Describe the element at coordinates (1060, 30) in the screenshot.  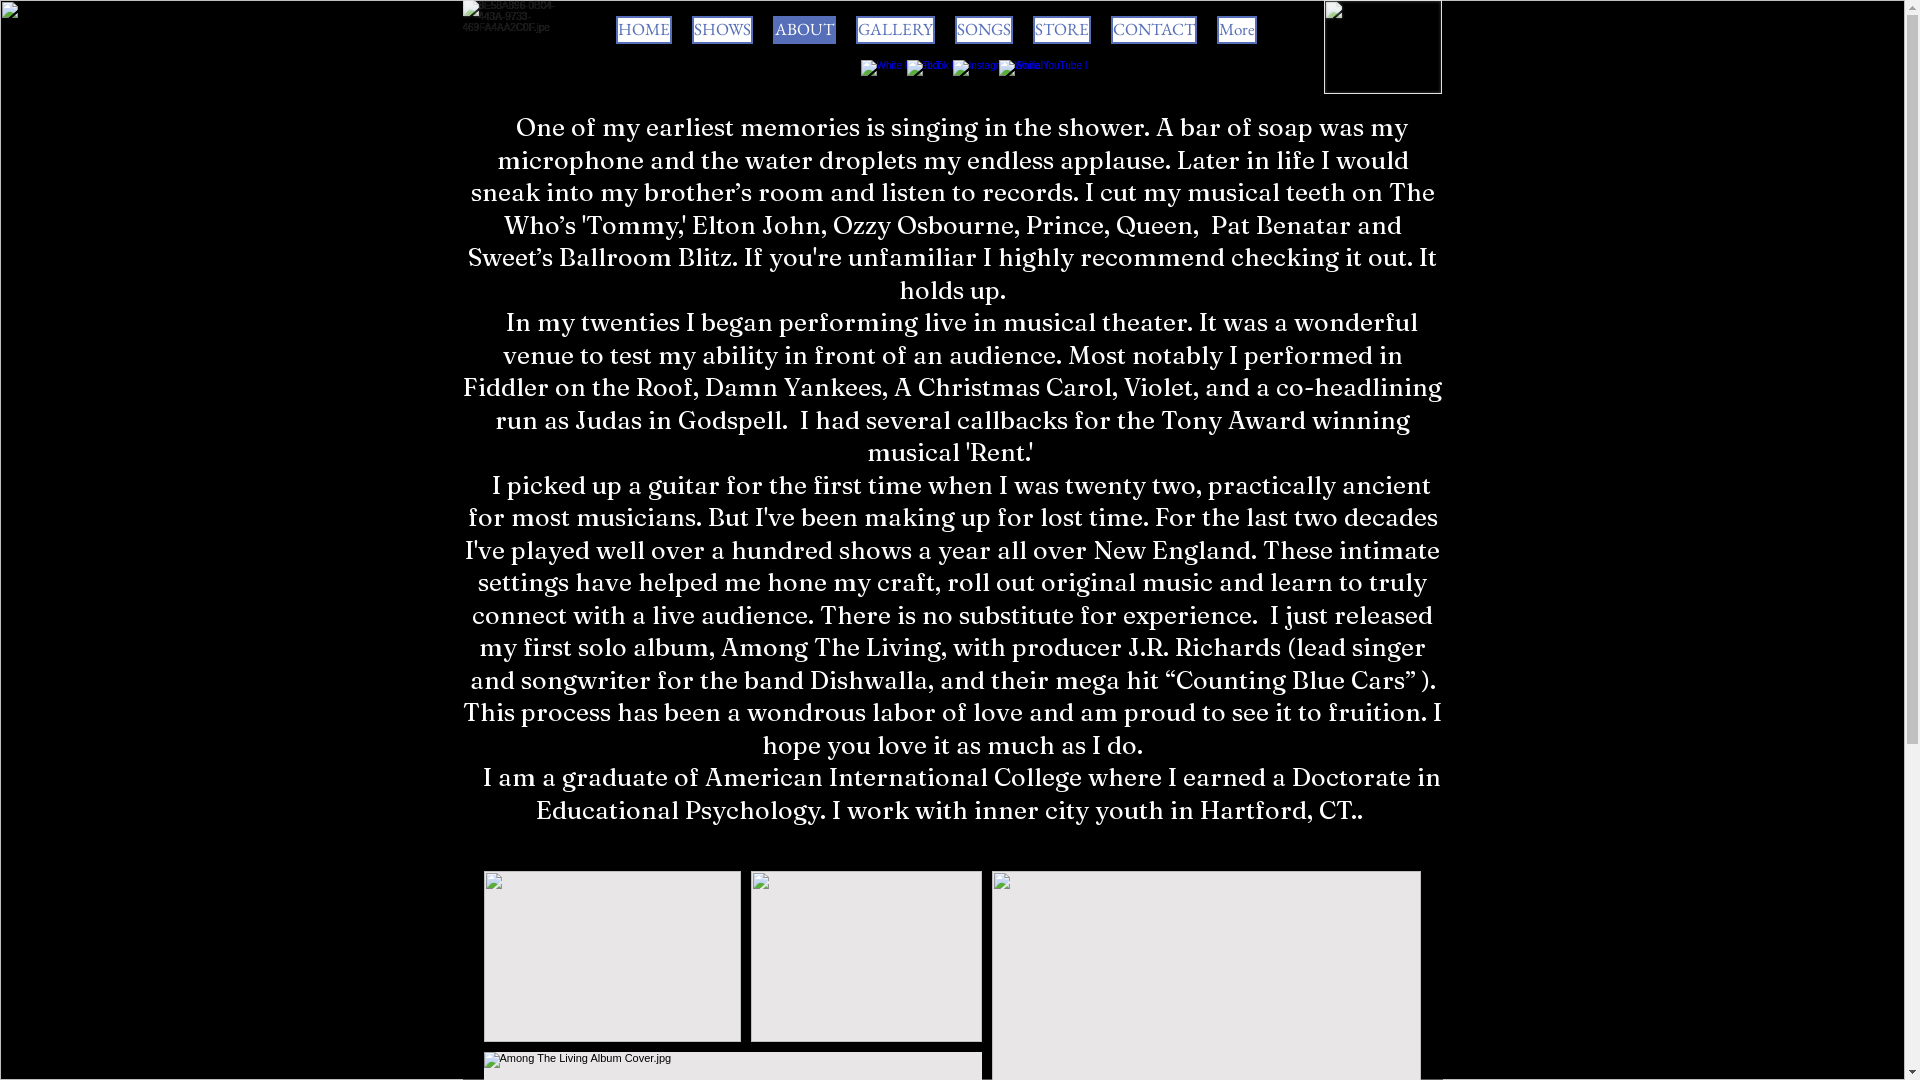
I see `'STORE'` at that location.